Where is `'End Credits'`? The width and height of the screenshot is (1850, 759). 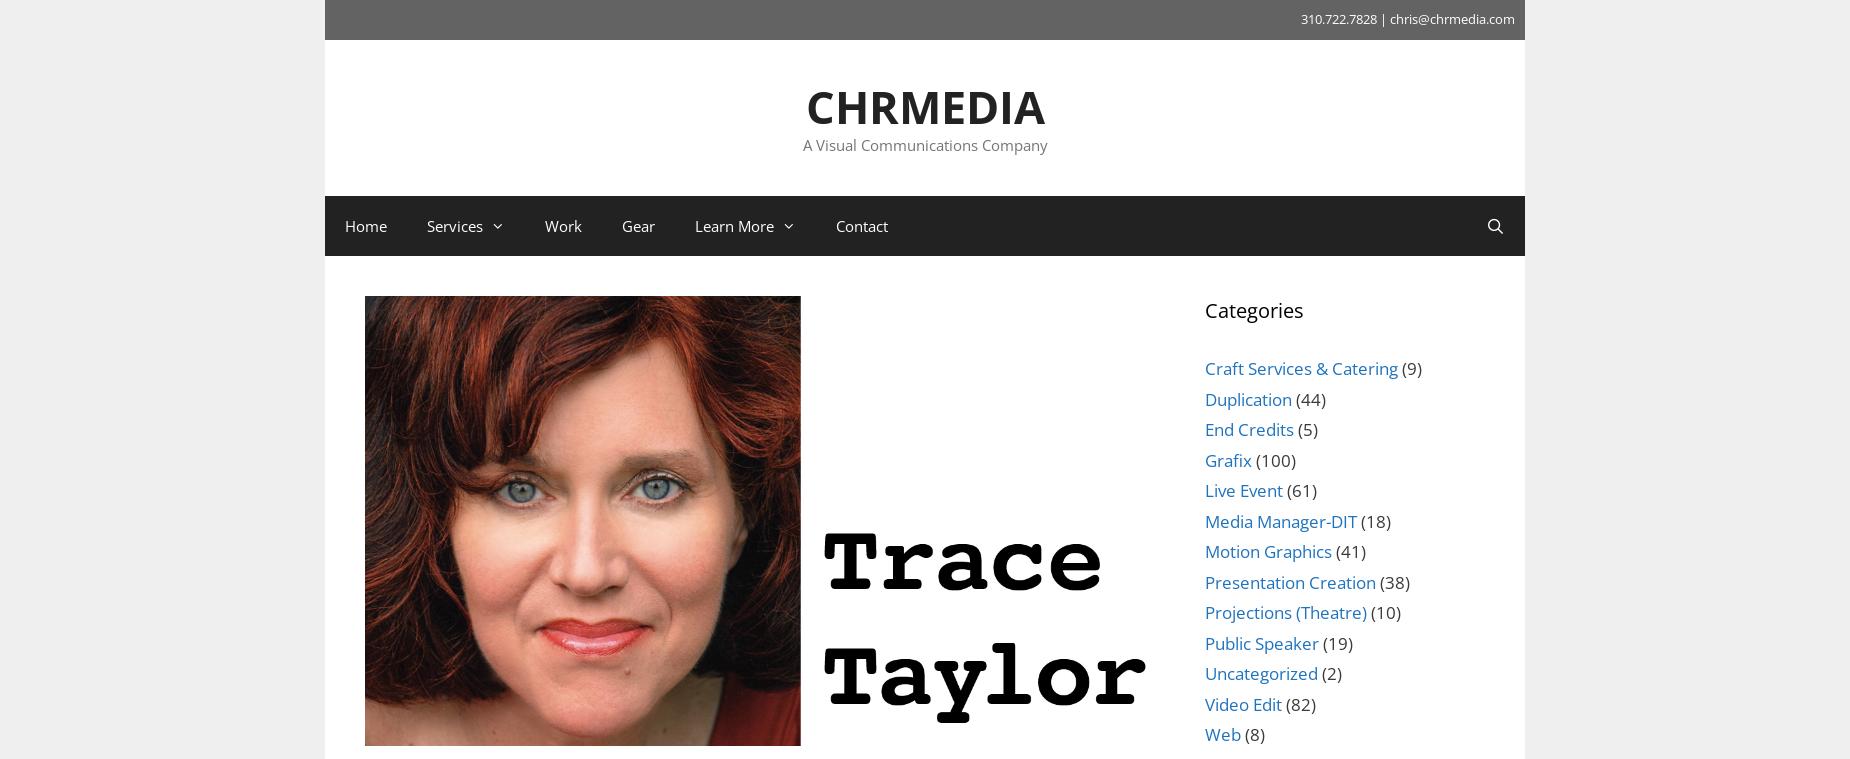
'End Credits' is located at coordinates (1248, 429).